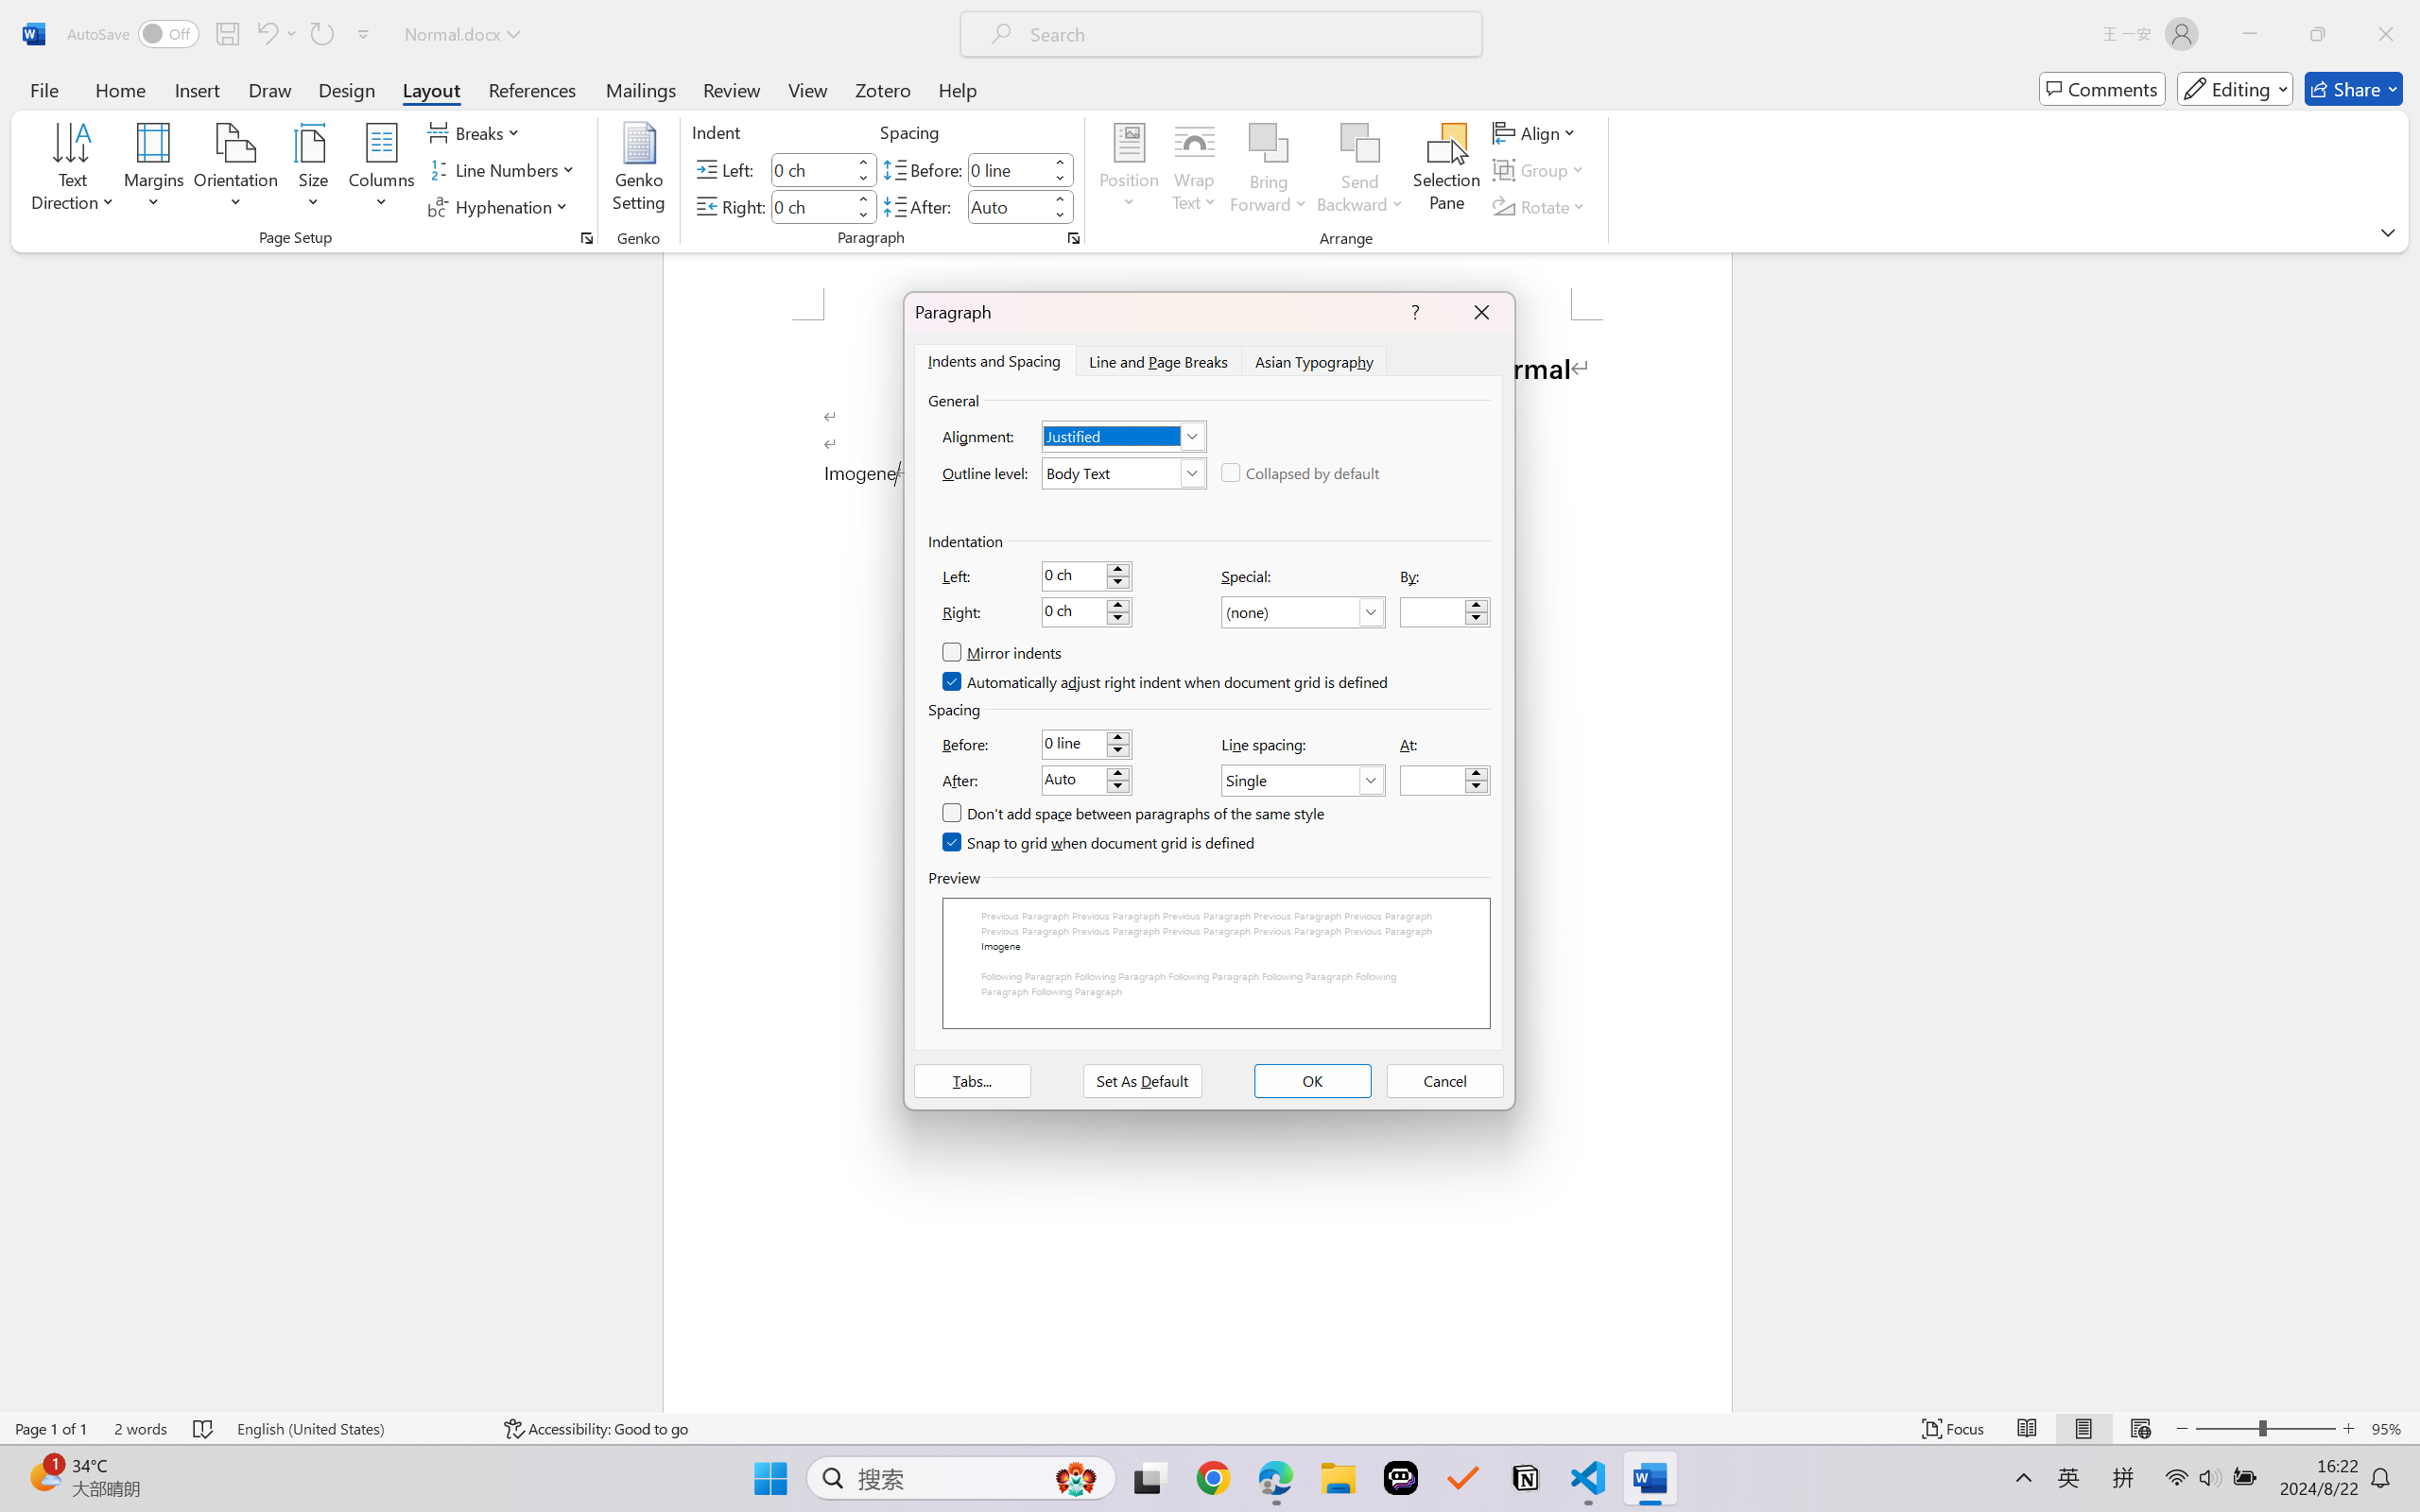 This screenshot has height=1512, width=2420. Describe the element at coordinates (1303, 780) in the screenshot. I see `'Line spacing:'` at that location.